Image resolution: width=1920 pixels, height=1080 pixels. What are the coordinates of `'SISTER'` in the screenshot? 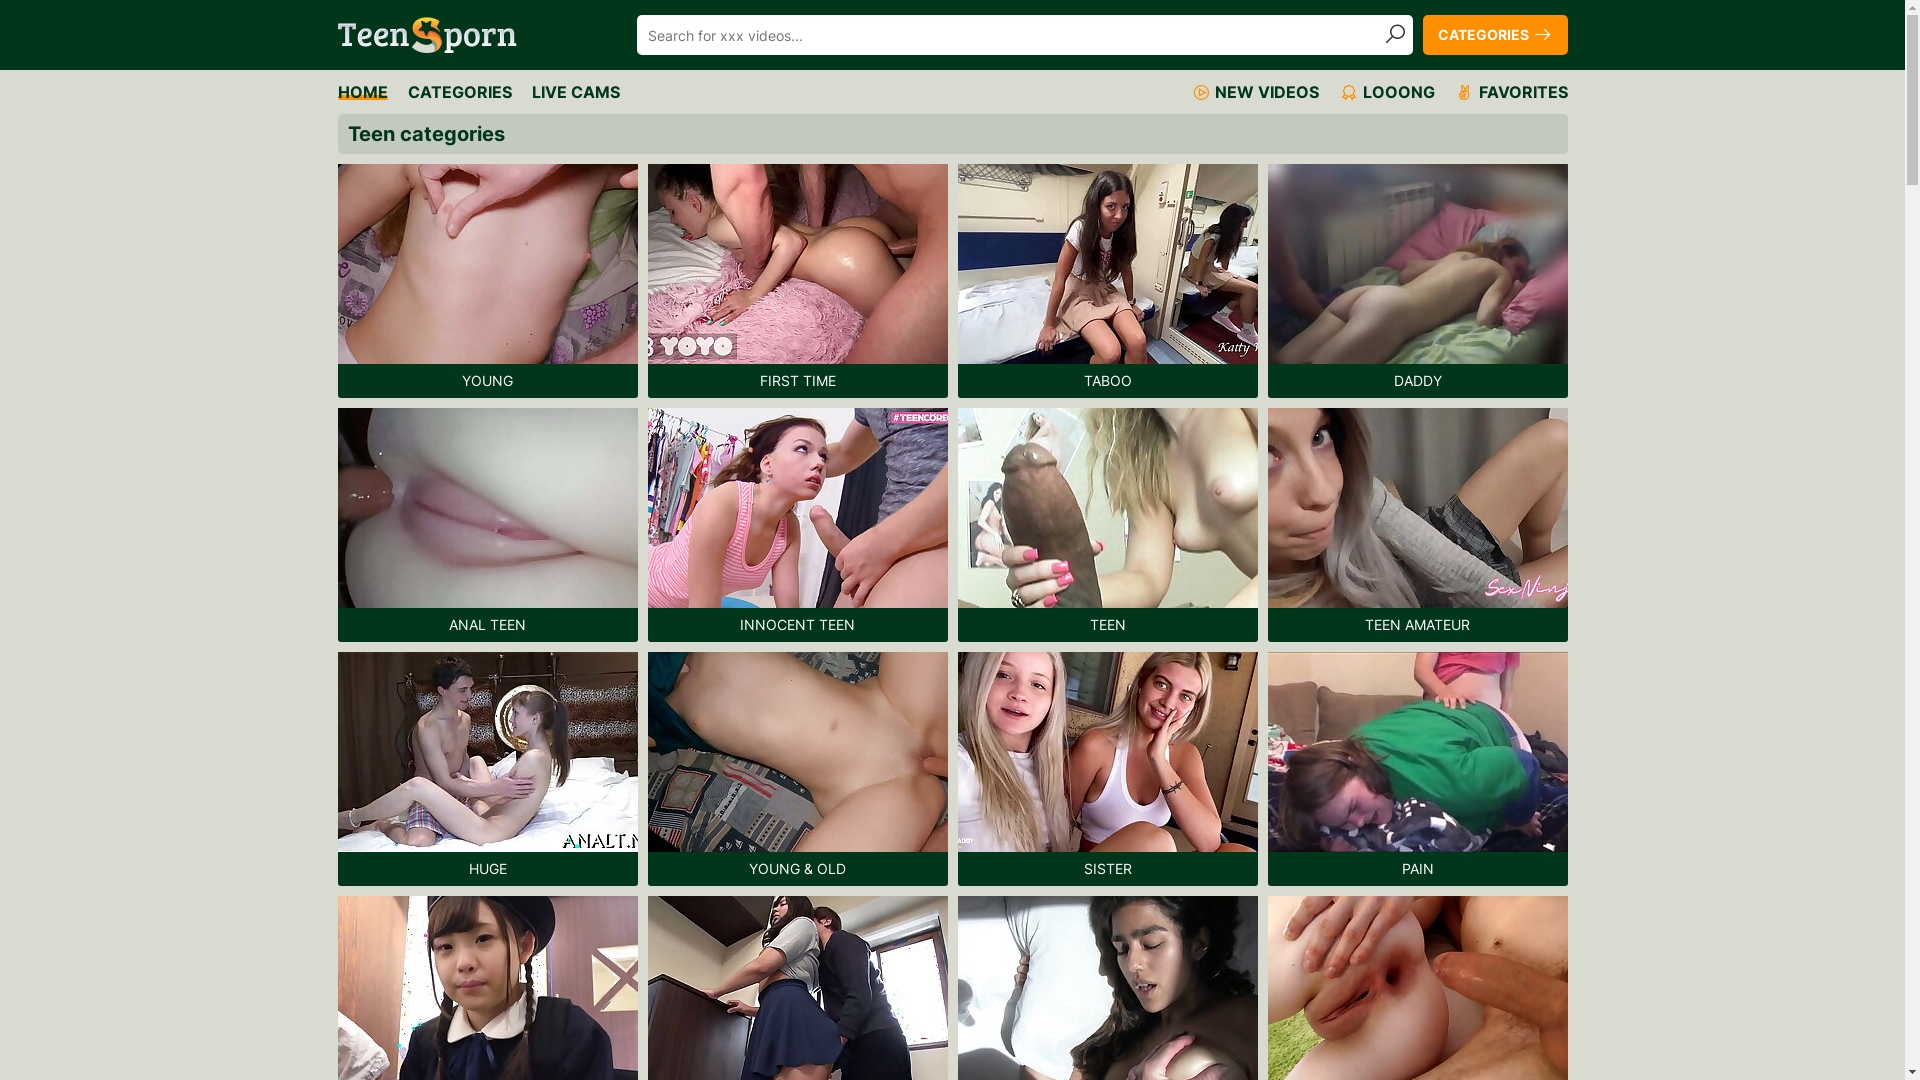 It's located at (1107, 767).